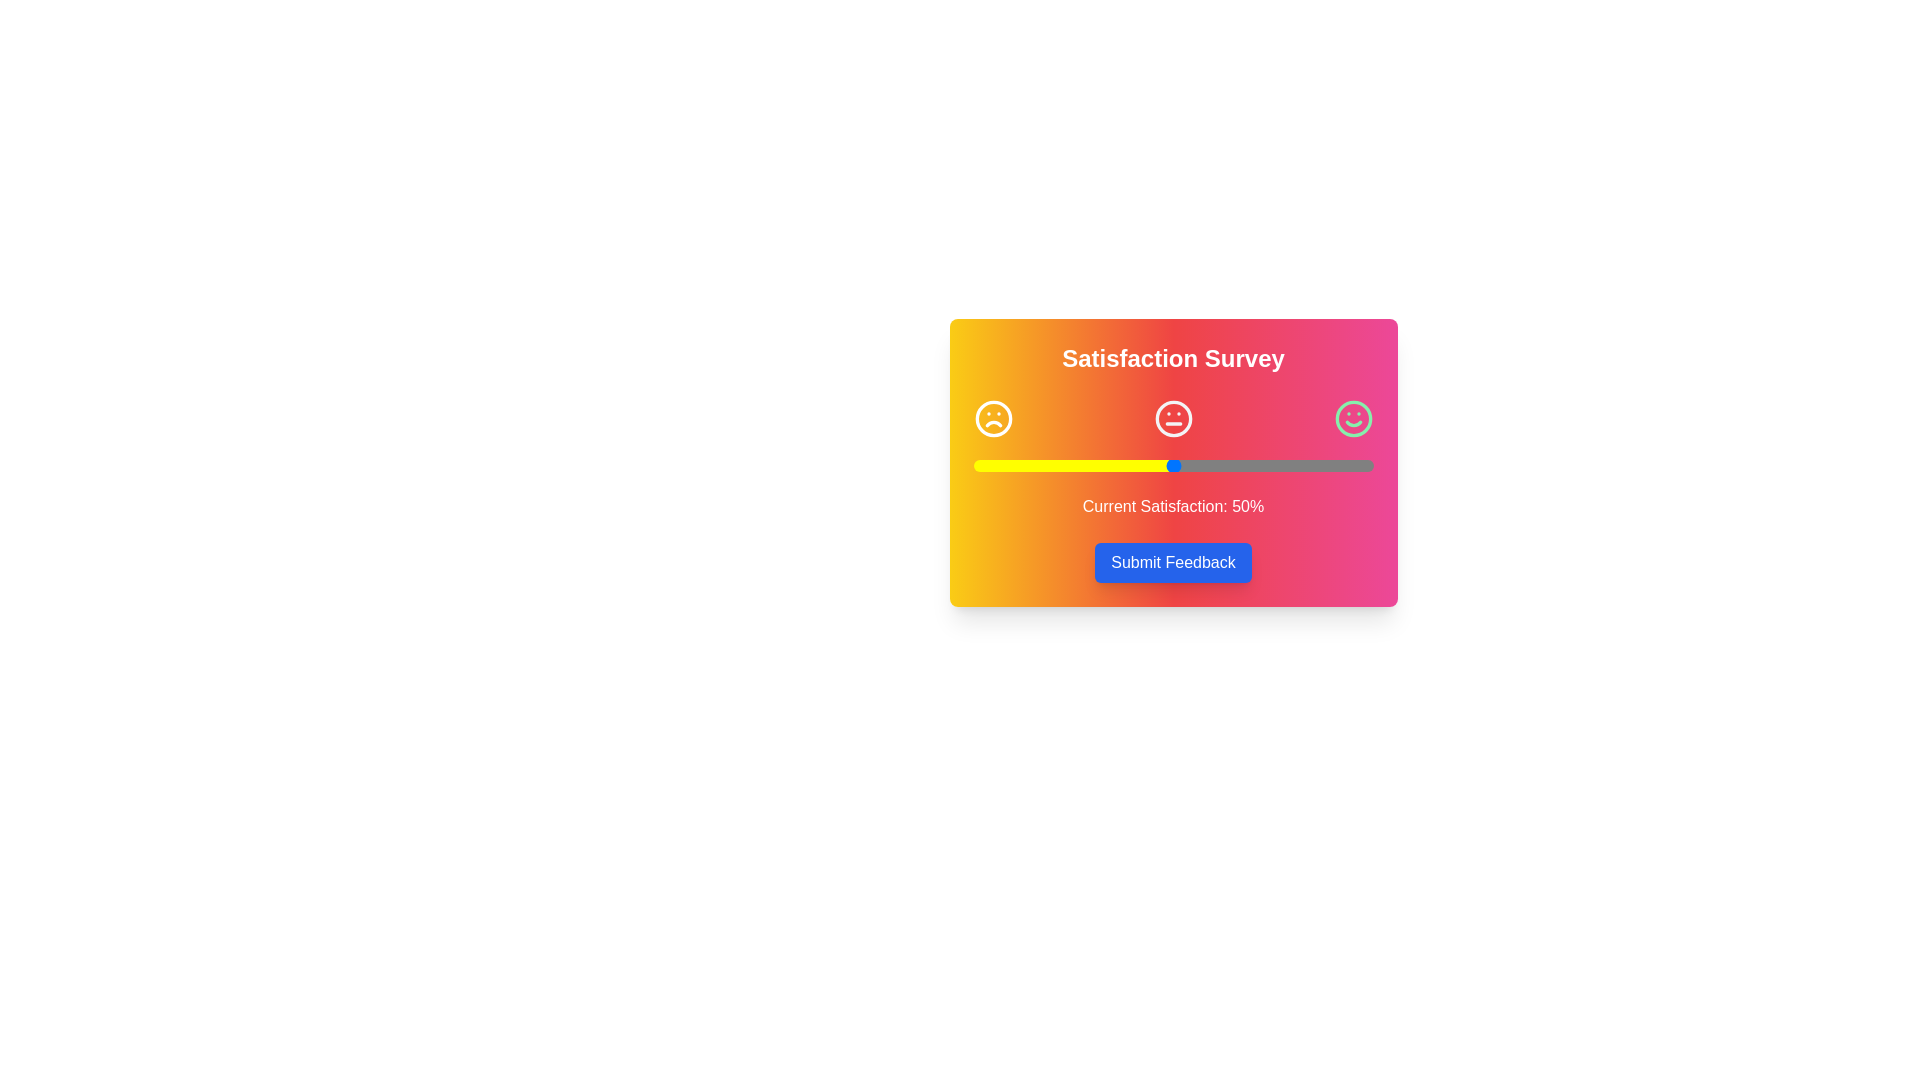 This screenshot has width=1920, height=1080. I want to click on the slider to 84% satisfaction, so click(1309, 466).